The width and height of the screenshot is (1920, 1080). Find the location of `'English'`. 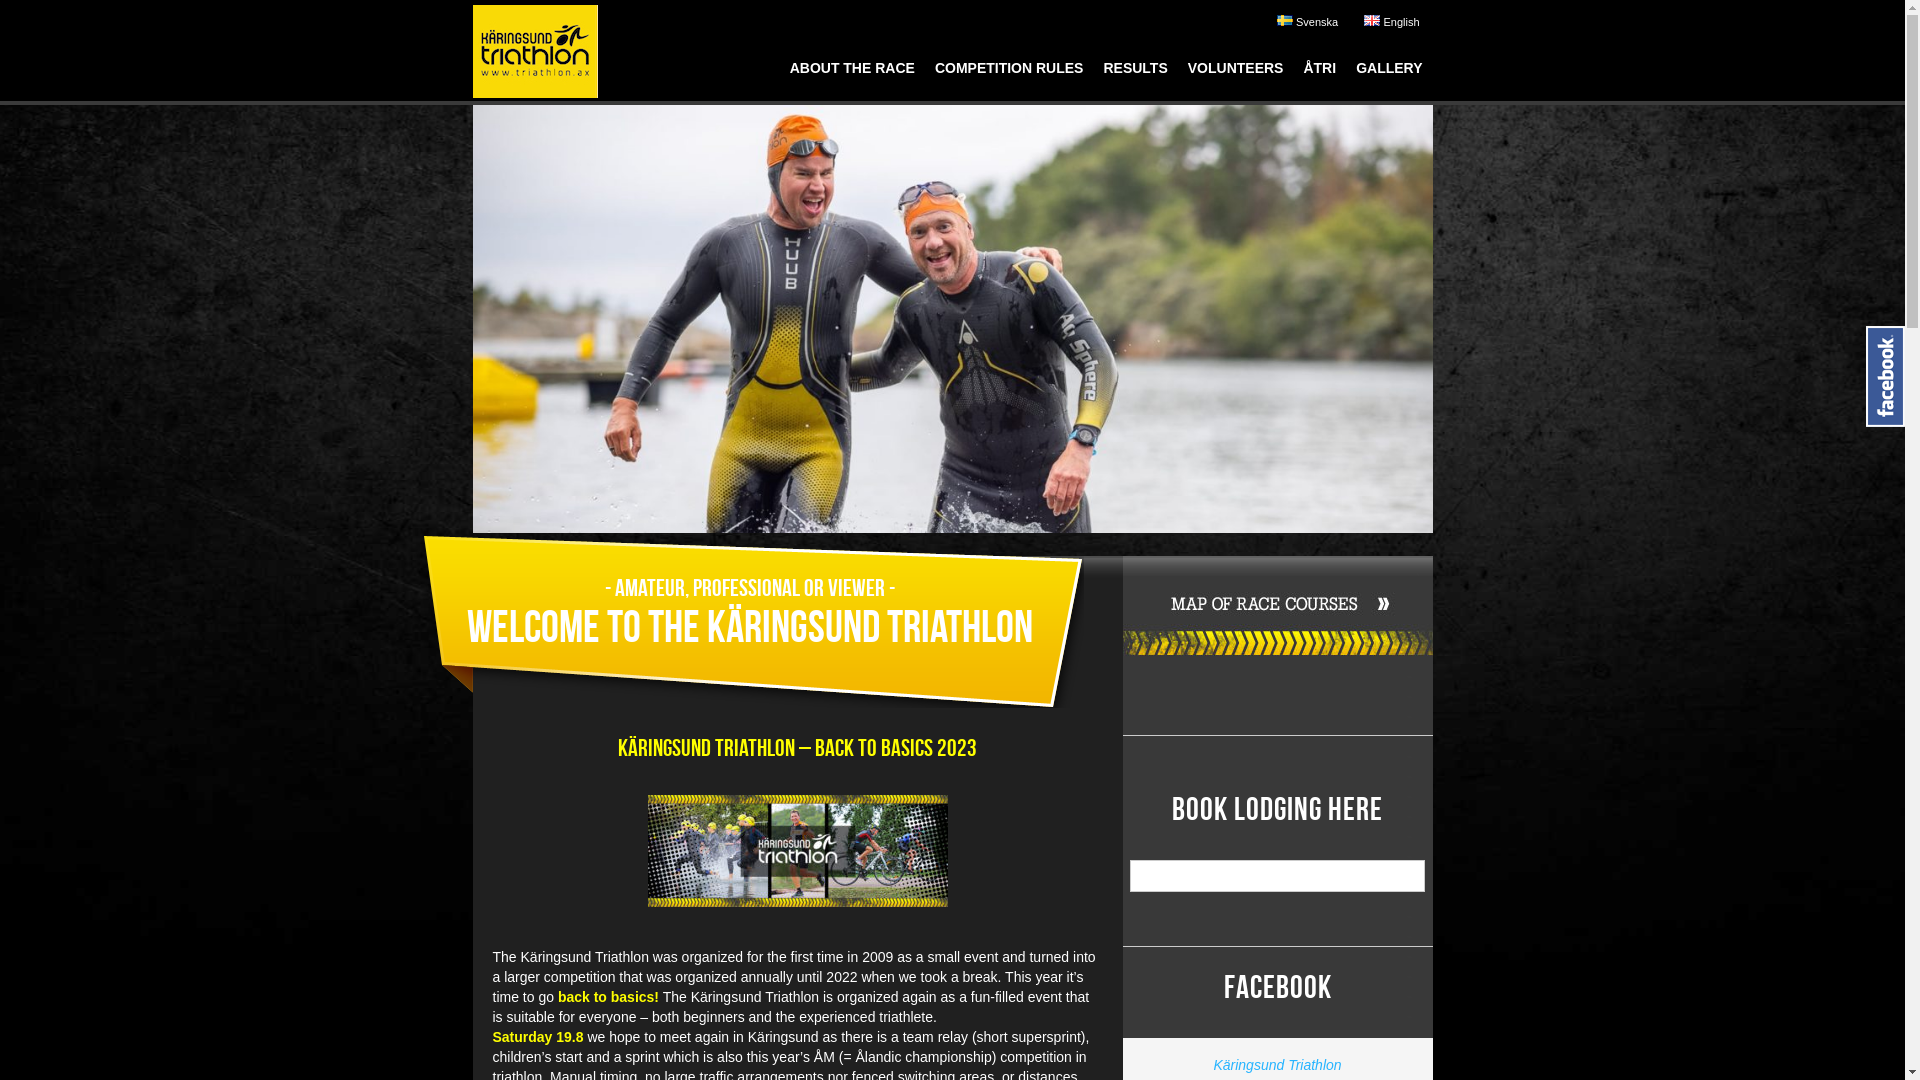

'English' is located at coordinates (1358, 21).